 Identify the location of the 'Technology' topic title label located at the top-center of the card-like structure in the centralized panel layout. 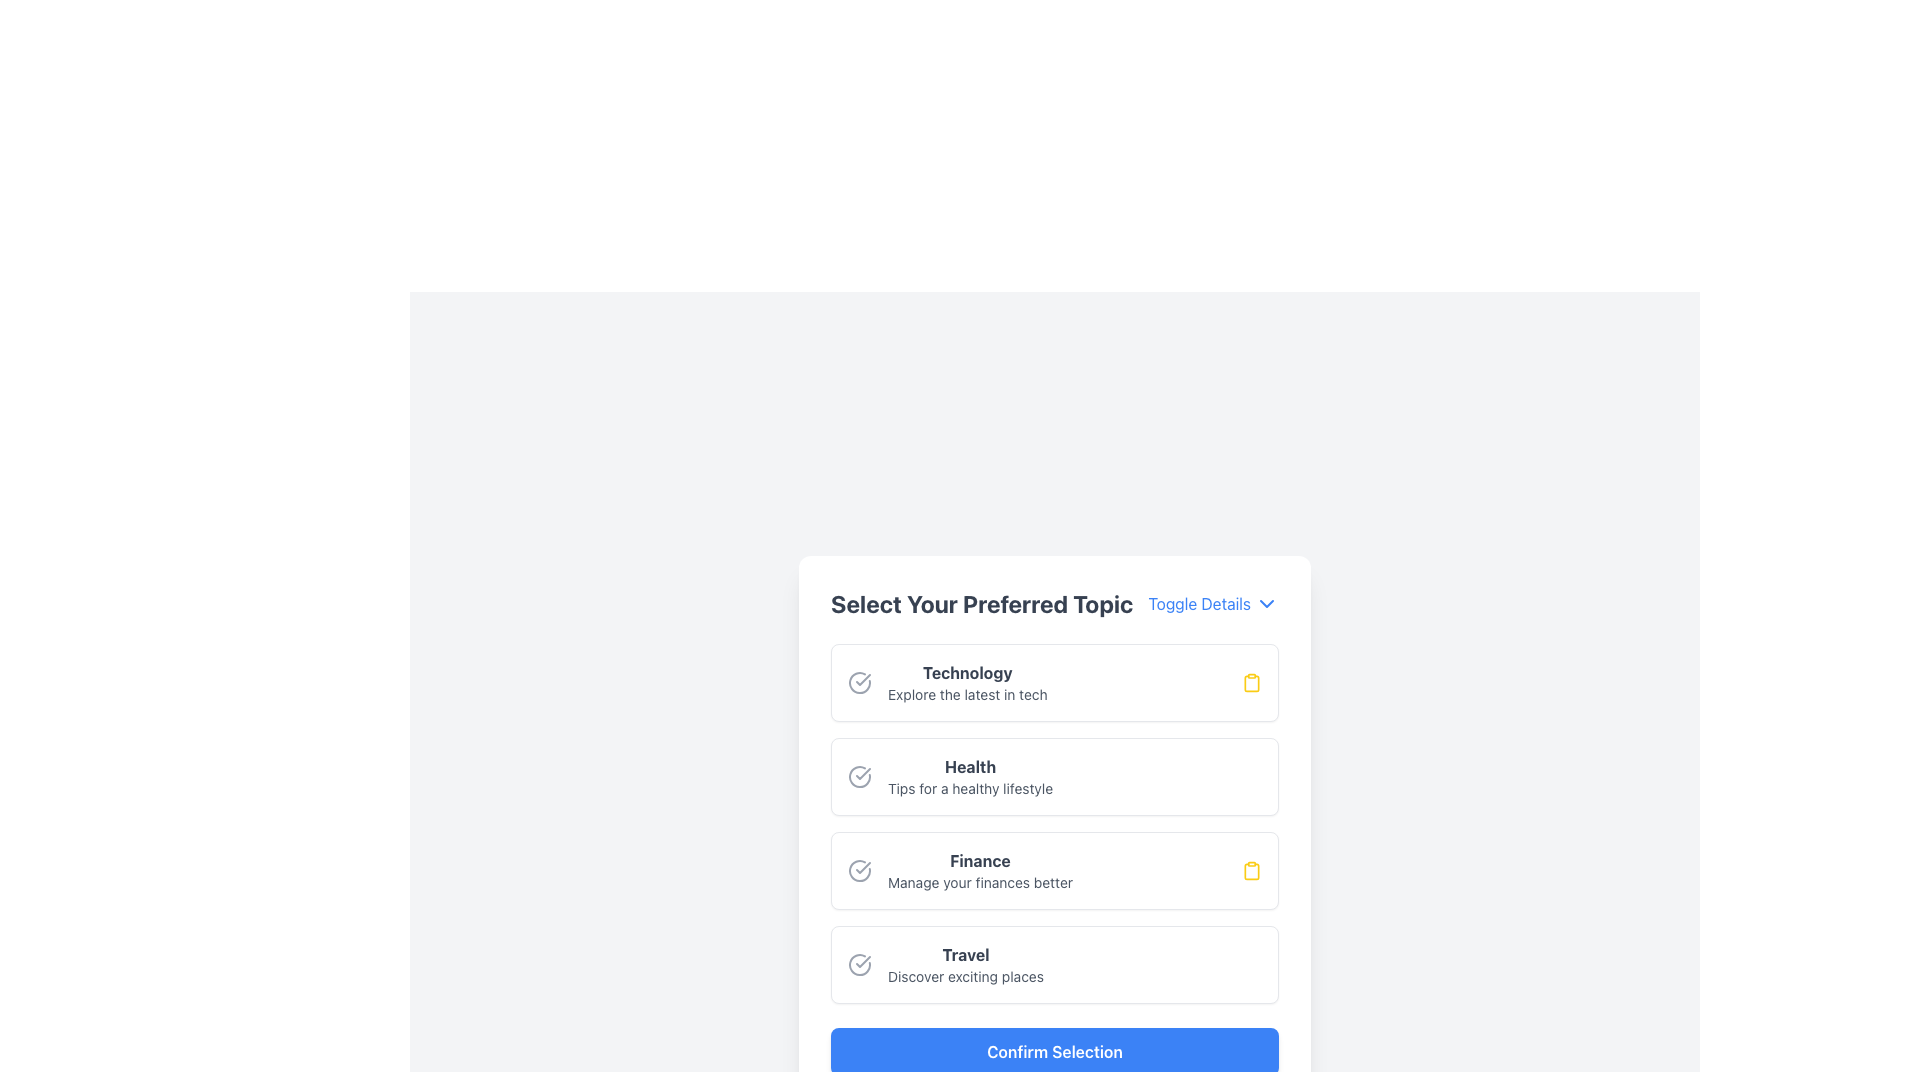
(967, 672).